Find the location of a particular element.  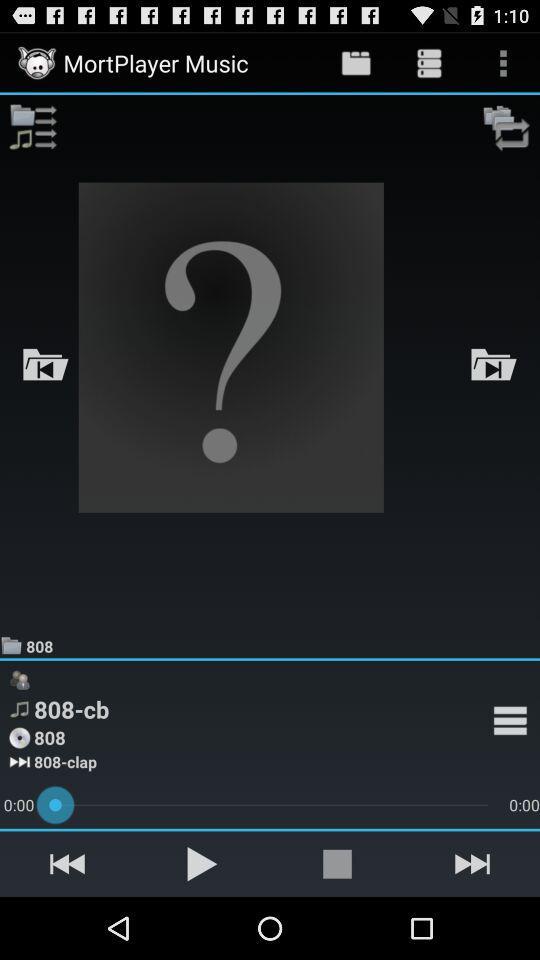

the menu icon is located at coordinates (510, 770).